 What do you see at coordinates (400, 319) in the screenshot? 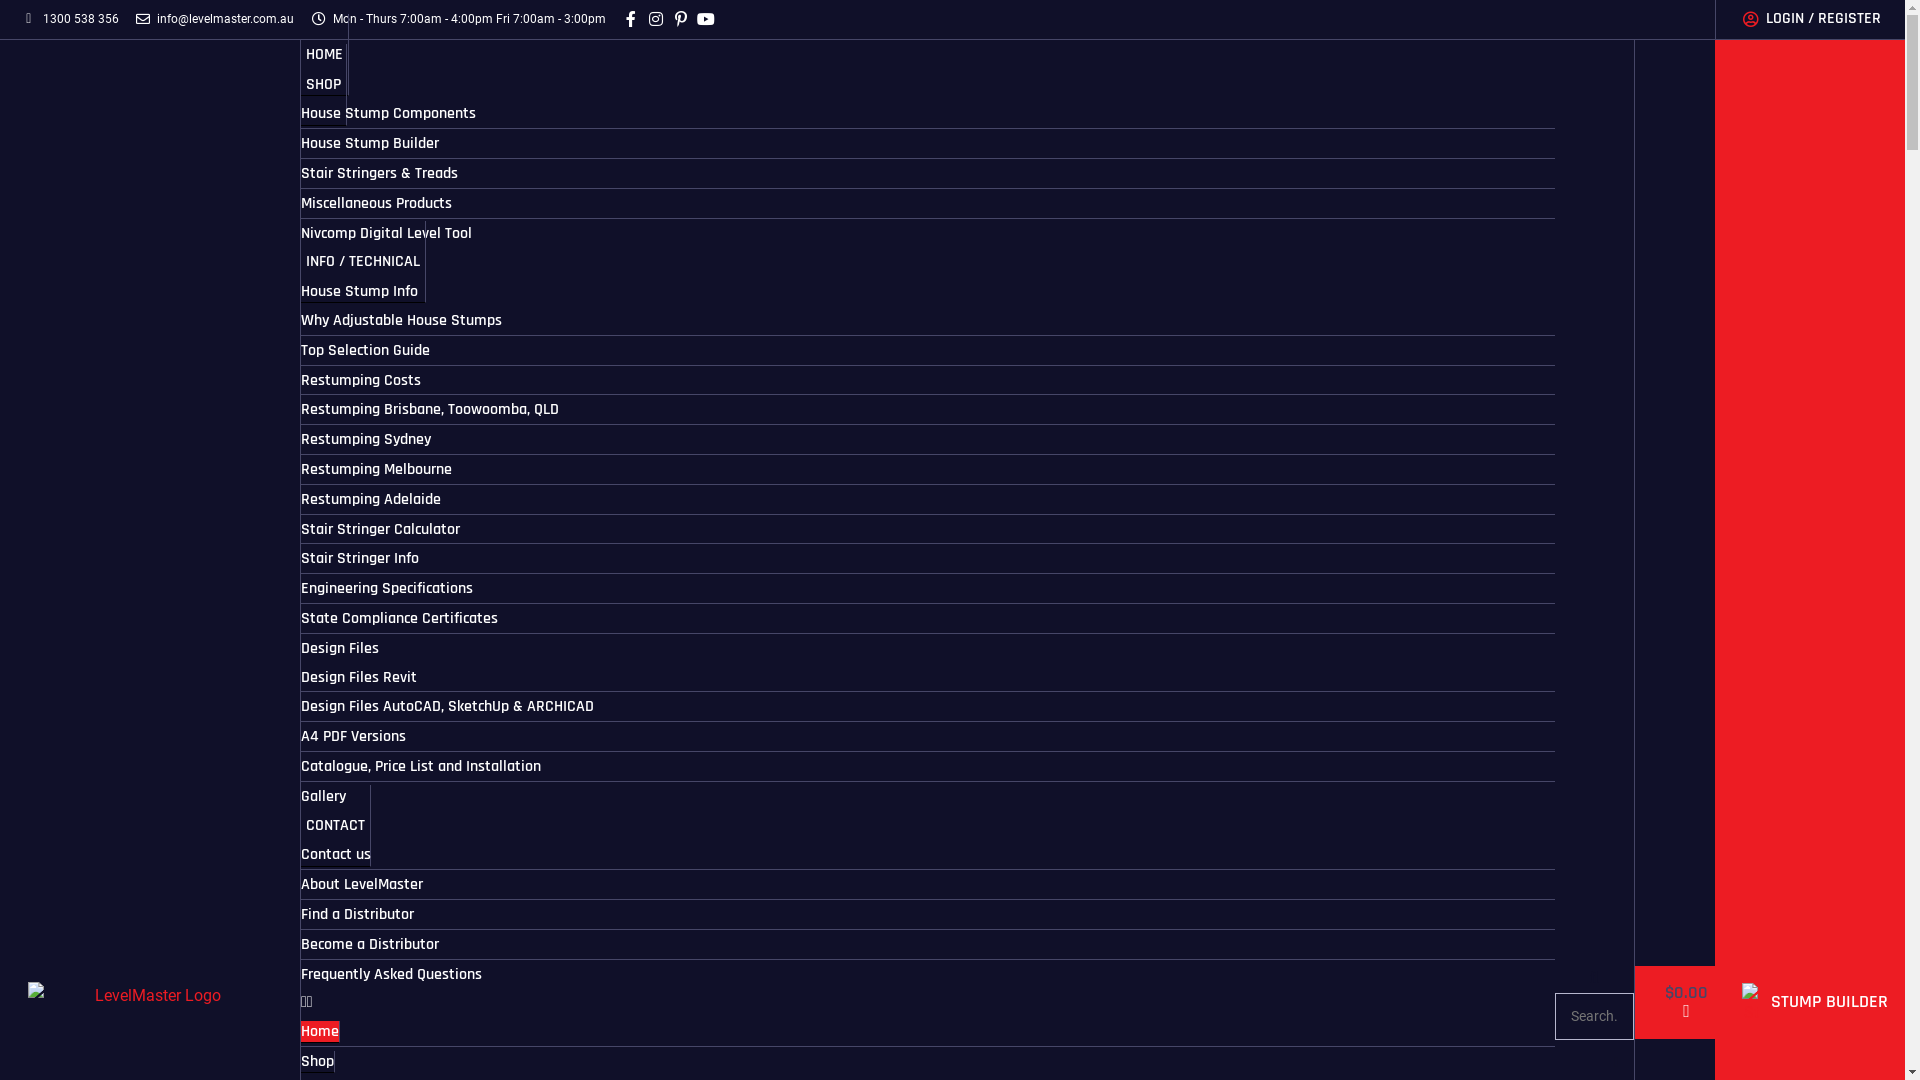
I see `'Why Adjustable House Stumps'` at bounding box center [400, 319].